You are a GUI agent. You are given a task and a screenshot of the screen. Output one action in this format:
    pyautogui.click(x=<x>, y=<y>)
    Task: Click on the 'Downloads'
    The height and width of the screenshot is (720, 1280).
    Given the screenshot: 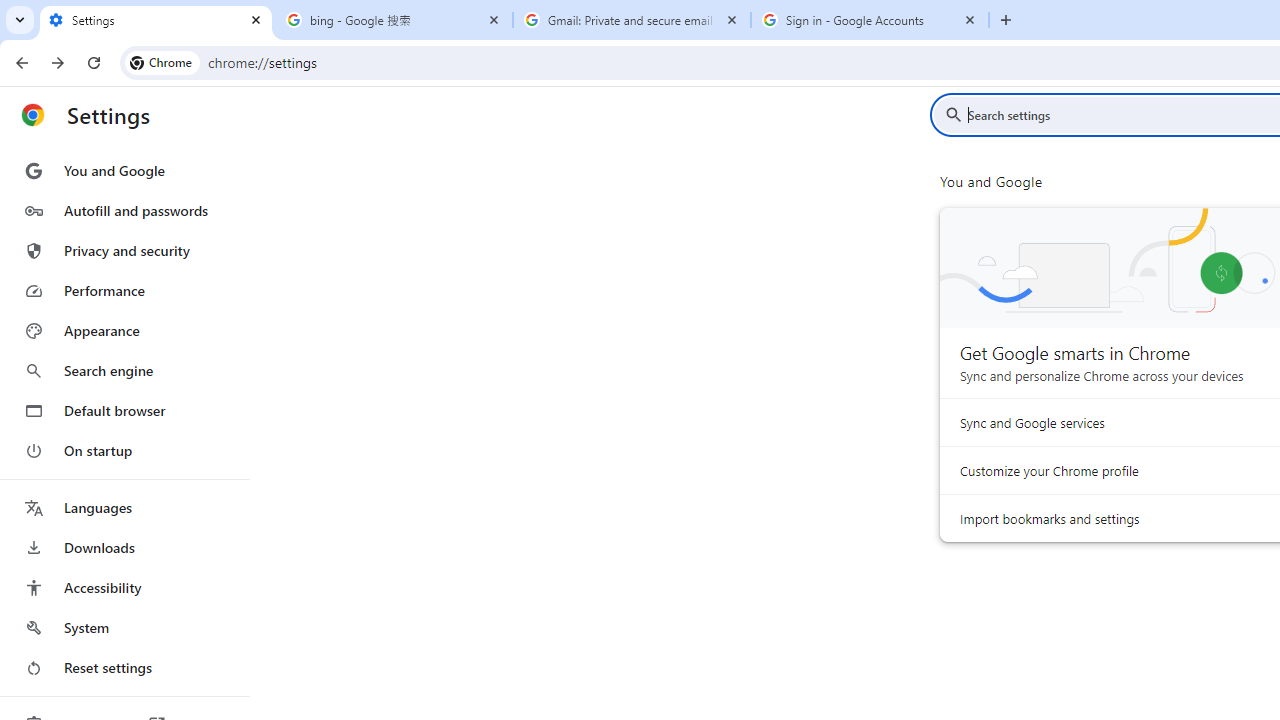 What is the action you would take?
    pyautogui.click(x=123, y=547)
    